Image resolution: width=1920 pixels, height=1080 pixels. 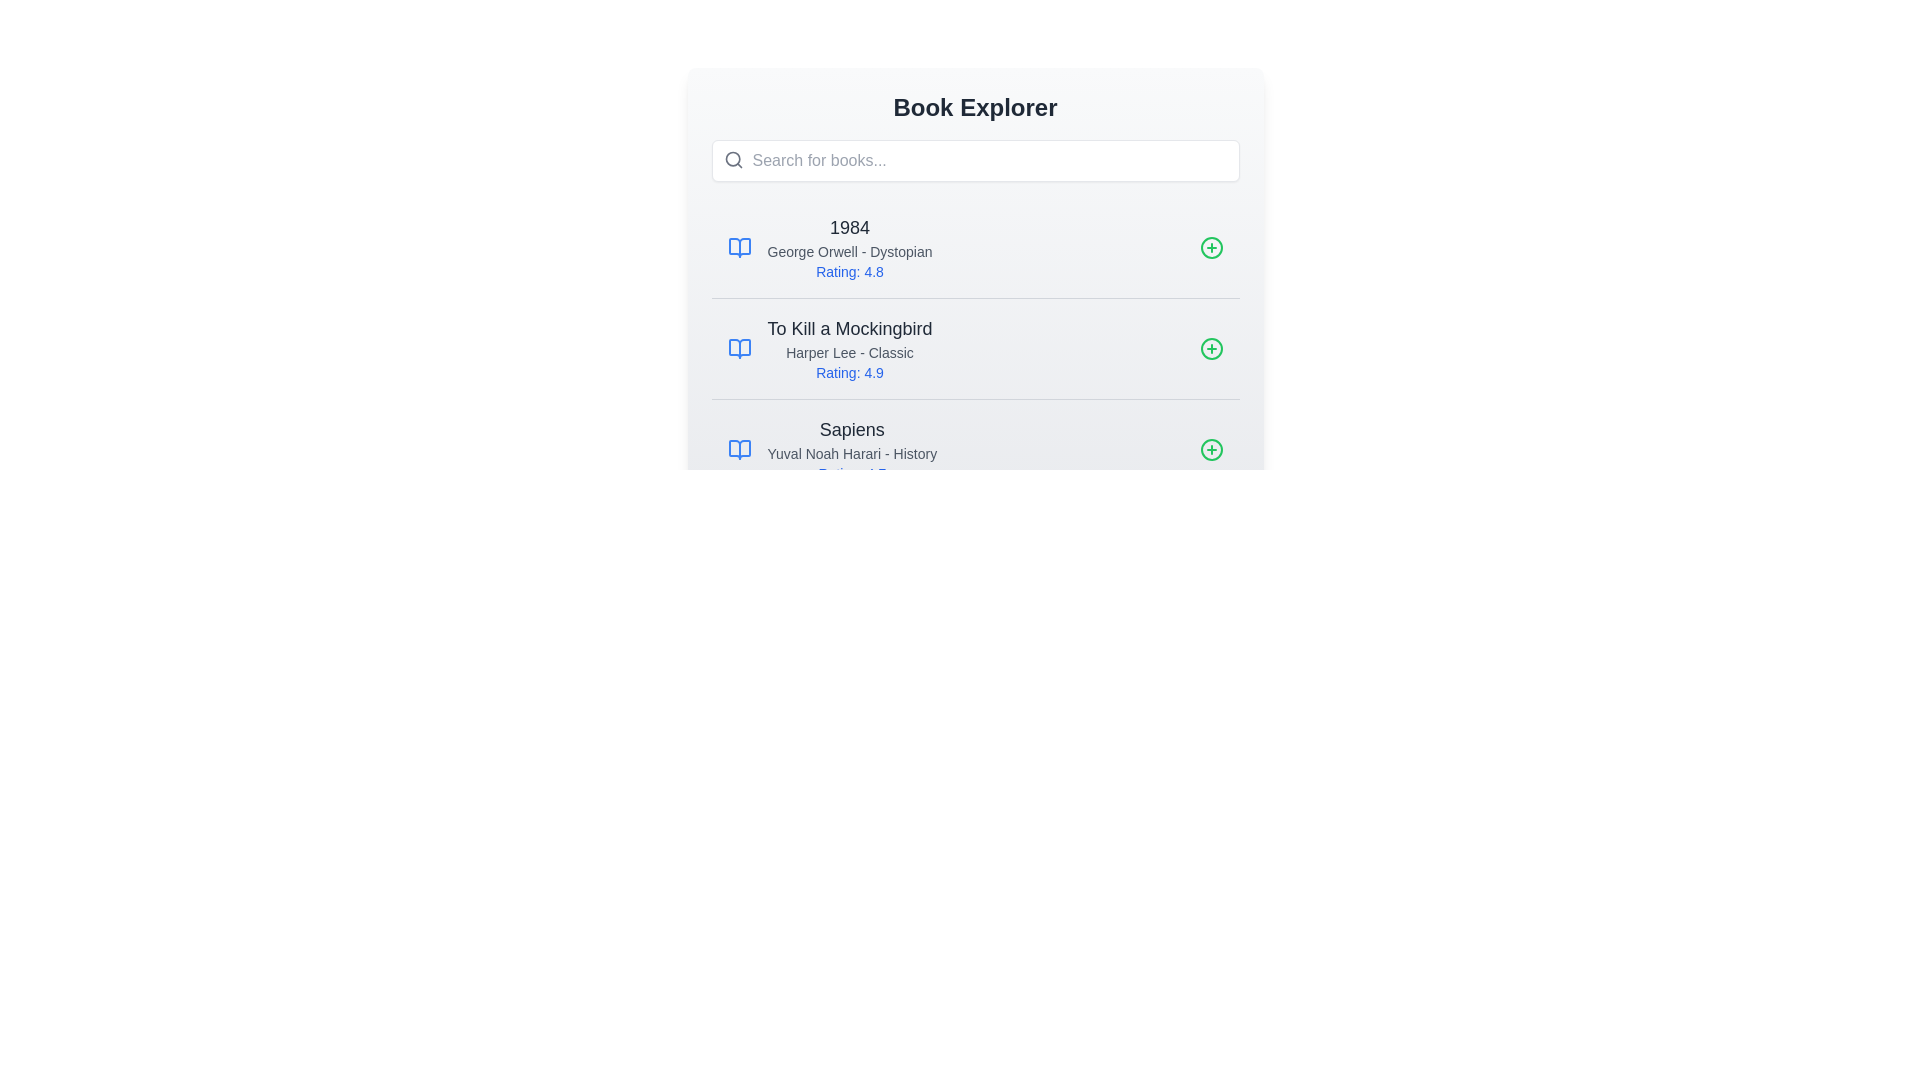 What do you see at coordinates (1210, 450) in the screenshot?
I see `the Circle component within the SVG that is part of the plus-circle icon associated with the book 'Sapiens'` at bounding box center [1210, 450].